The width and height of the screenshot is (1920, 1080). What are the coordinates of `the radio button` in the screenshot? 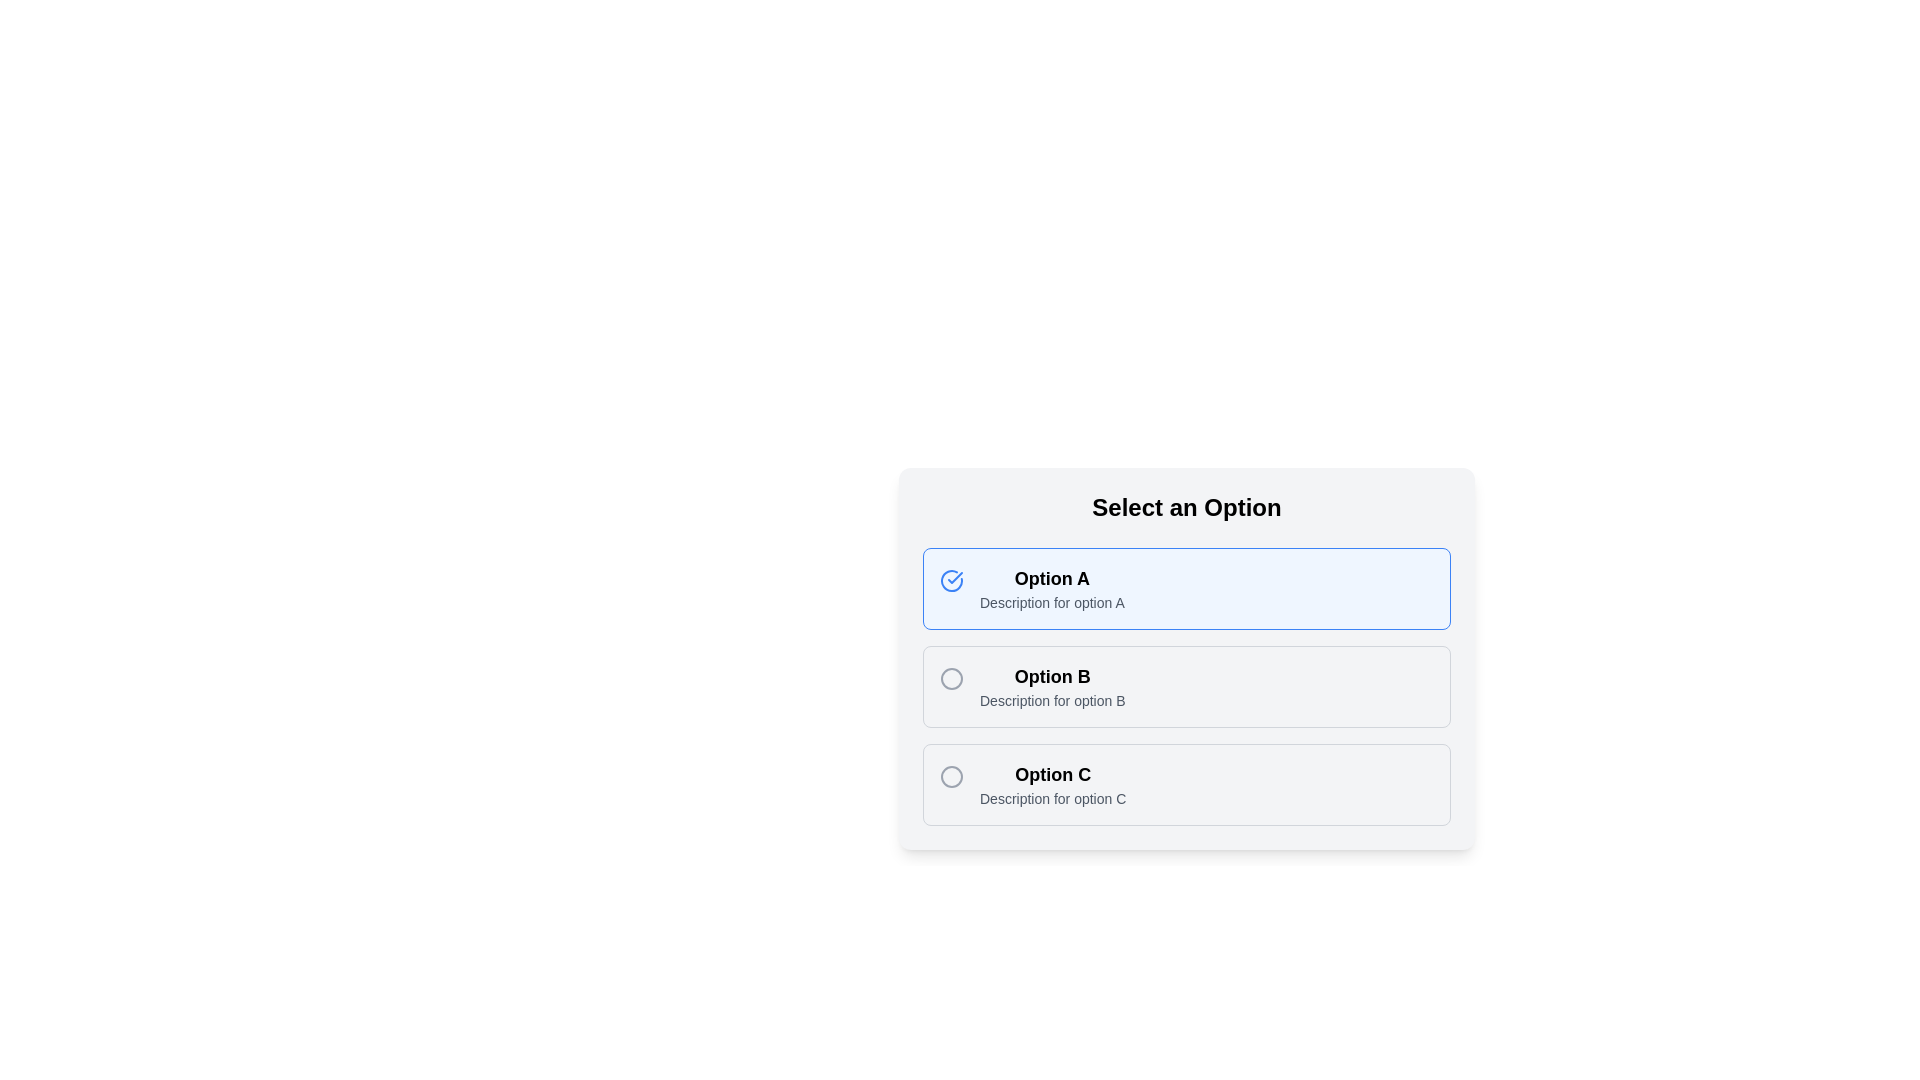 It's located at (950, 775).